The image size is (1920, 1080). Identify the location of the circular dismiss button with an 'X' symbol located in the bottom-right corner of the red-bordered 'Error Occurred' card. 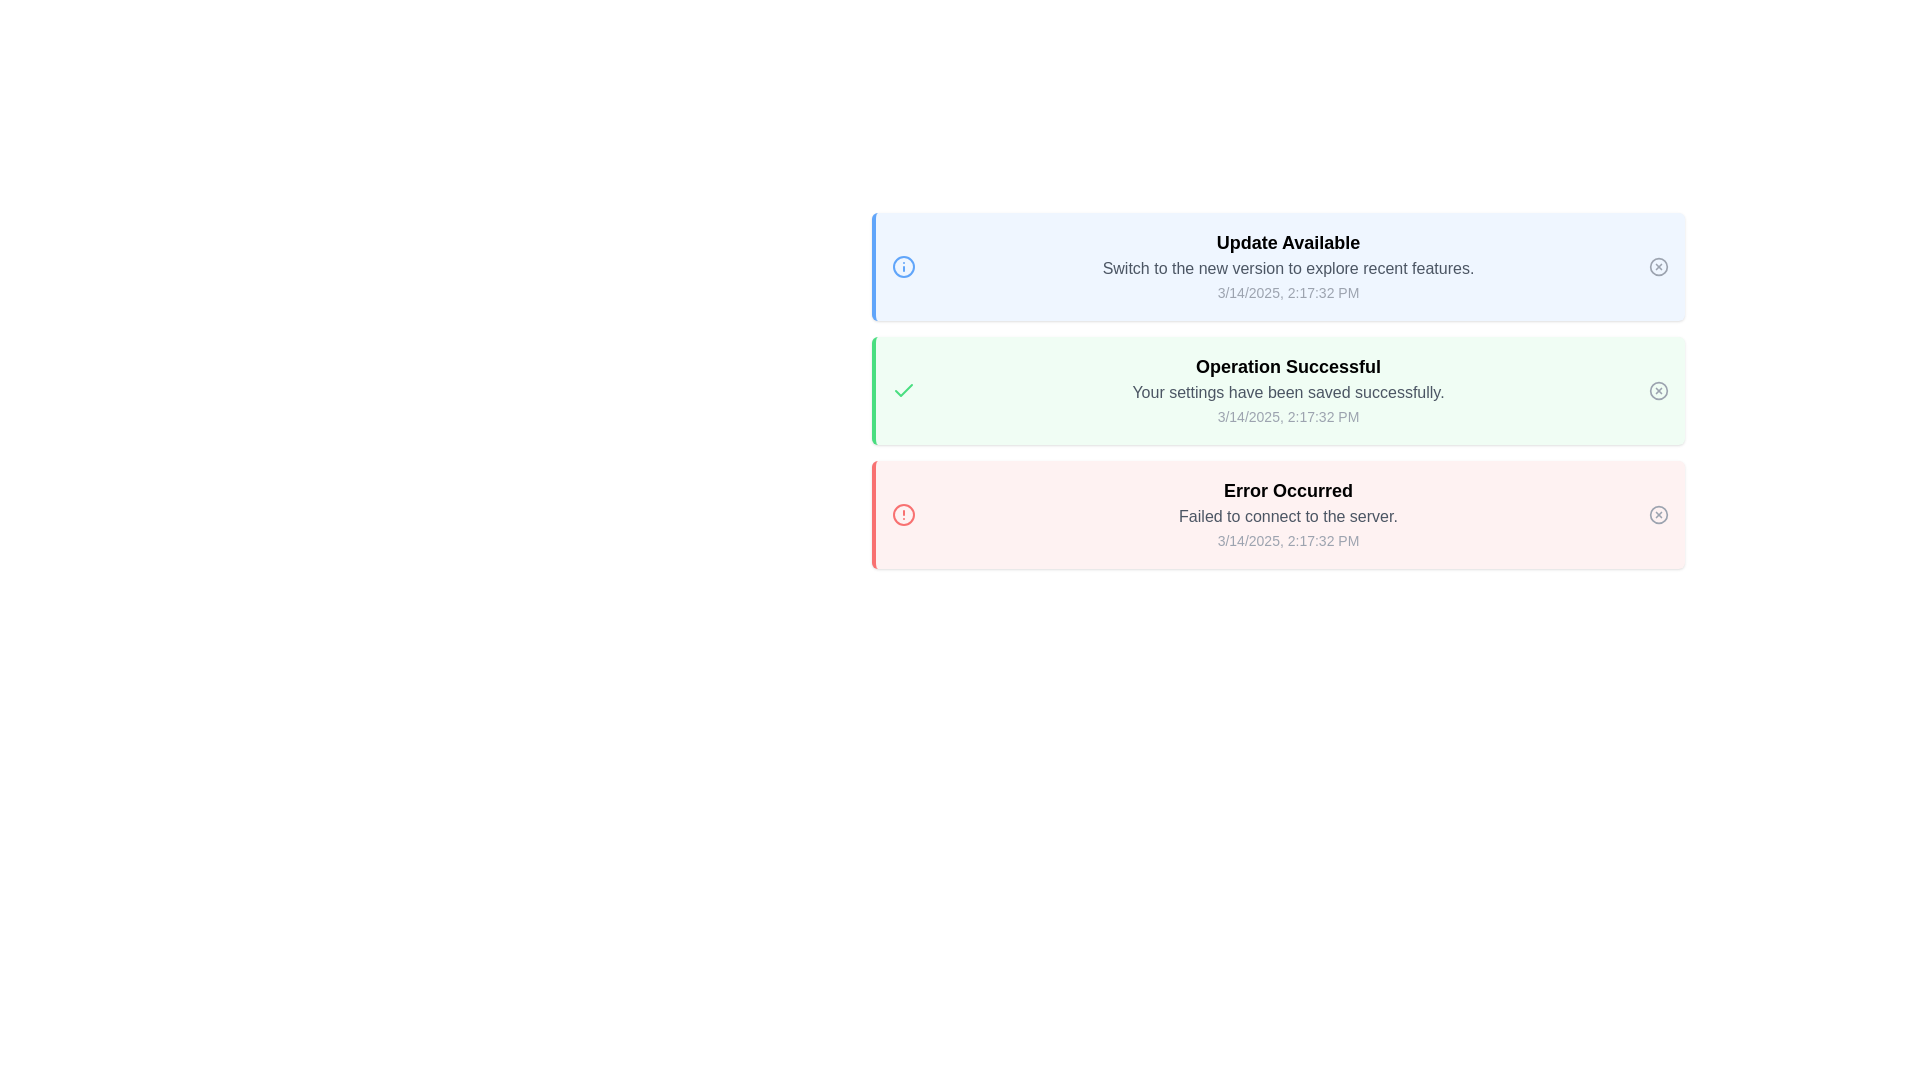
(1659, 514).